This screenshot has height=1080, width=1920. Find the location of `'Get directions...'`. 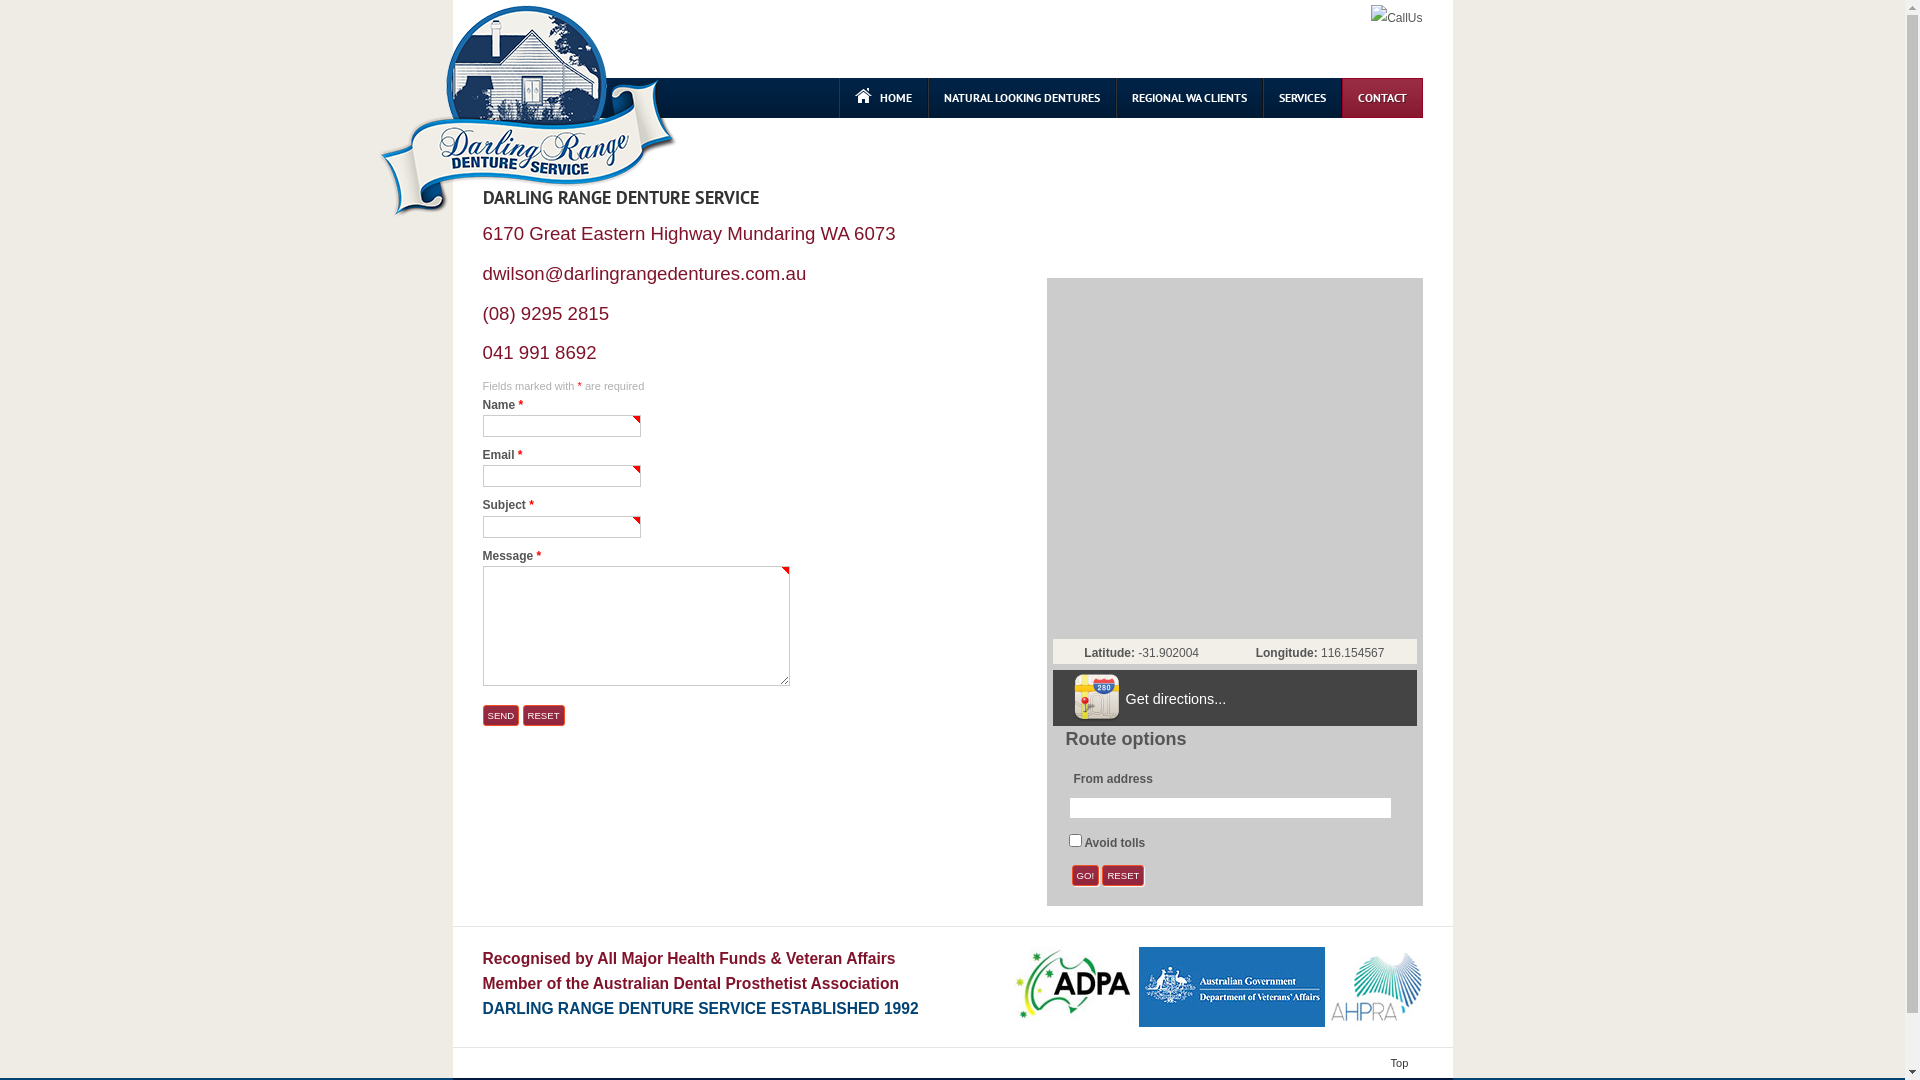

'Get directions...' is located at coordinates (1176, 697).